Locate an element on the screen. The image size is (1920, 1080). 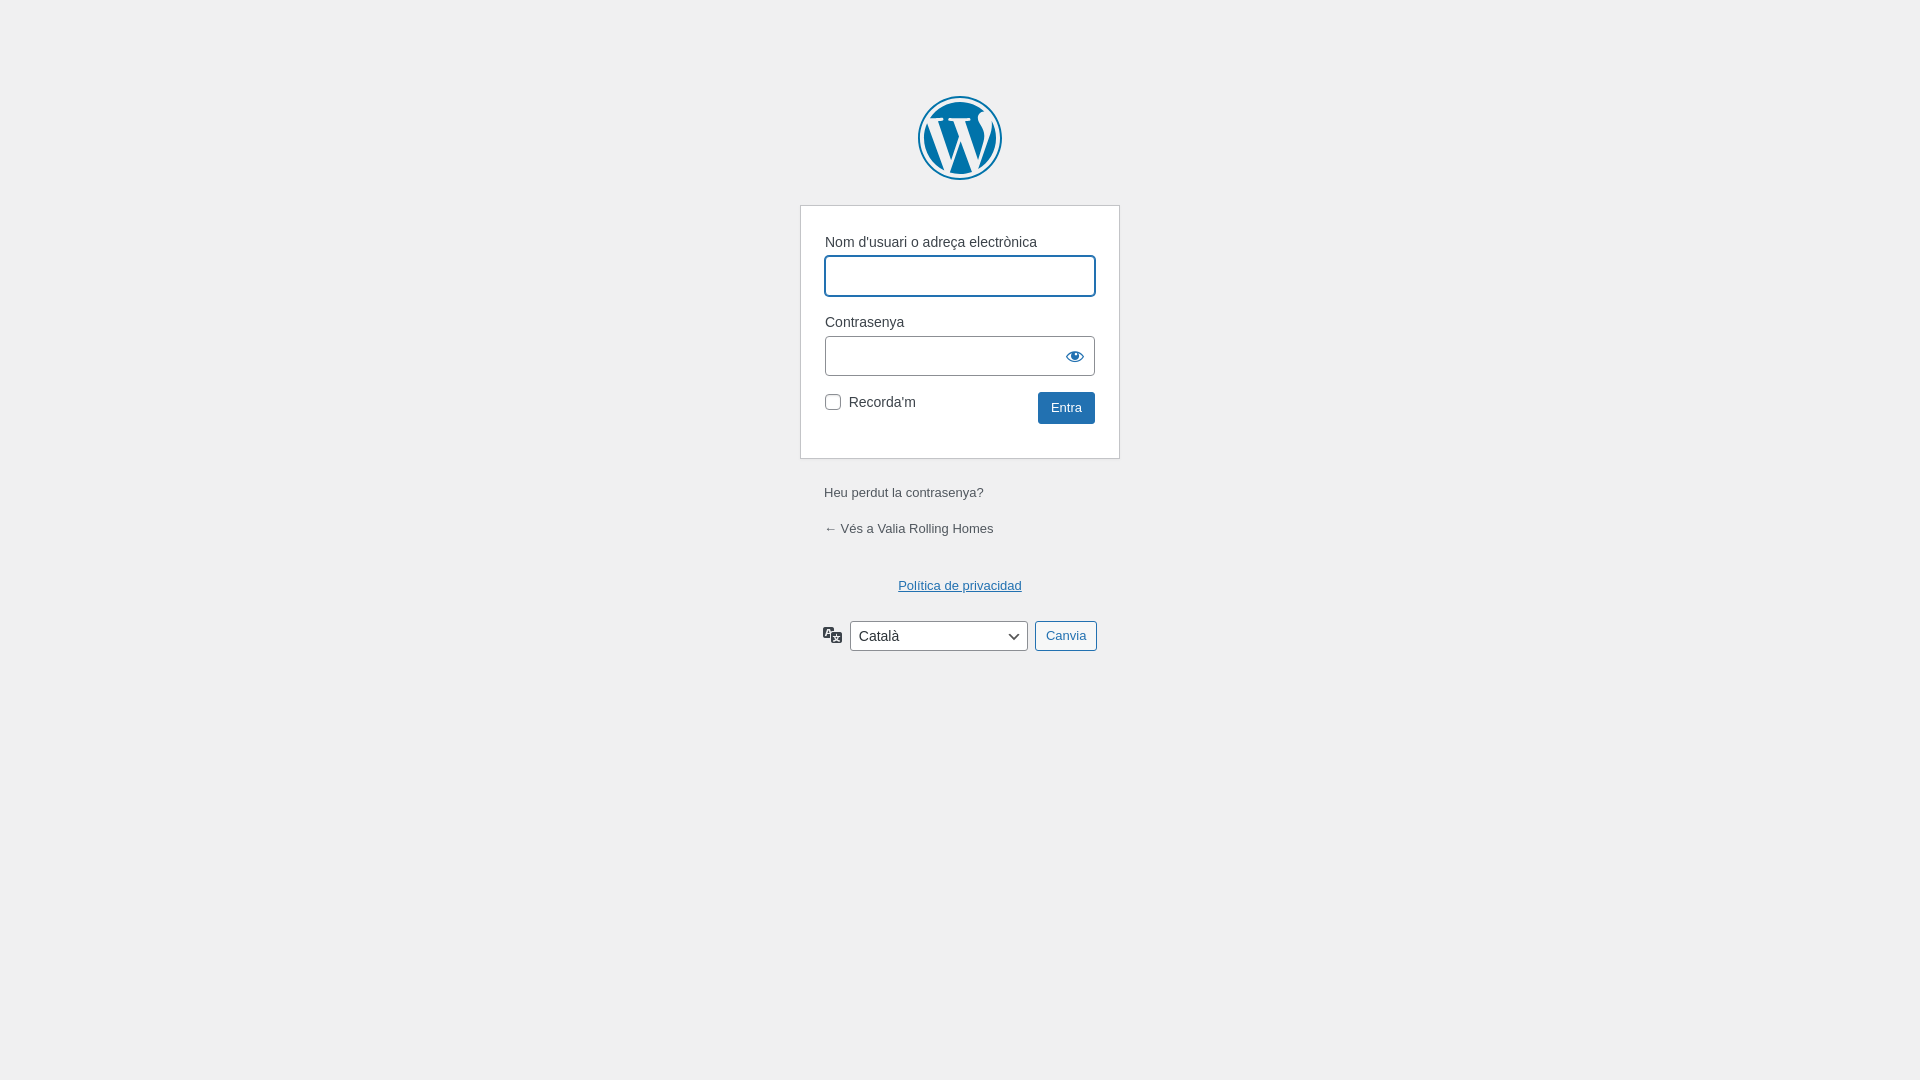
'Canvia' is located at coordinates (1064, 636).